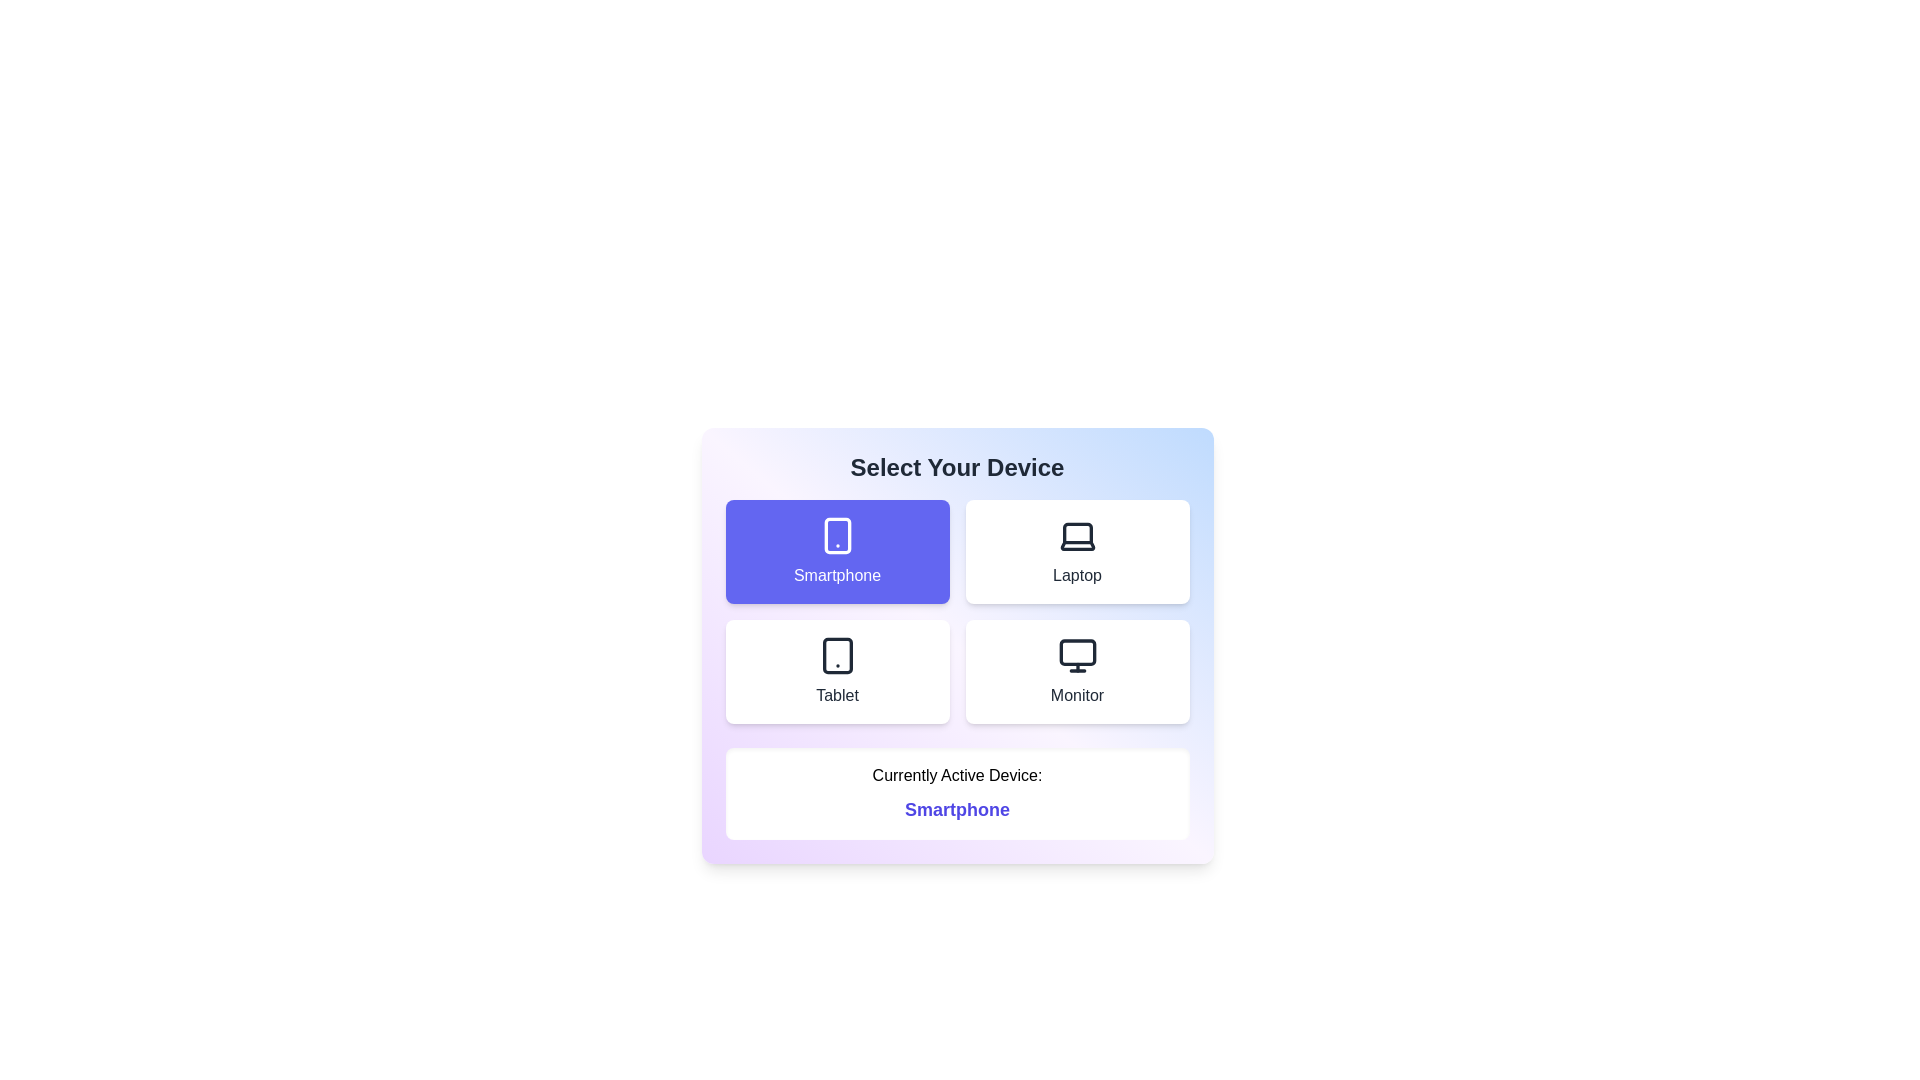 The height and width of the screenshot is (1080, 1920). Describe the element at coordinates (1076, 671) in the screenshot. I see `the device Monitor from the options` at that location.